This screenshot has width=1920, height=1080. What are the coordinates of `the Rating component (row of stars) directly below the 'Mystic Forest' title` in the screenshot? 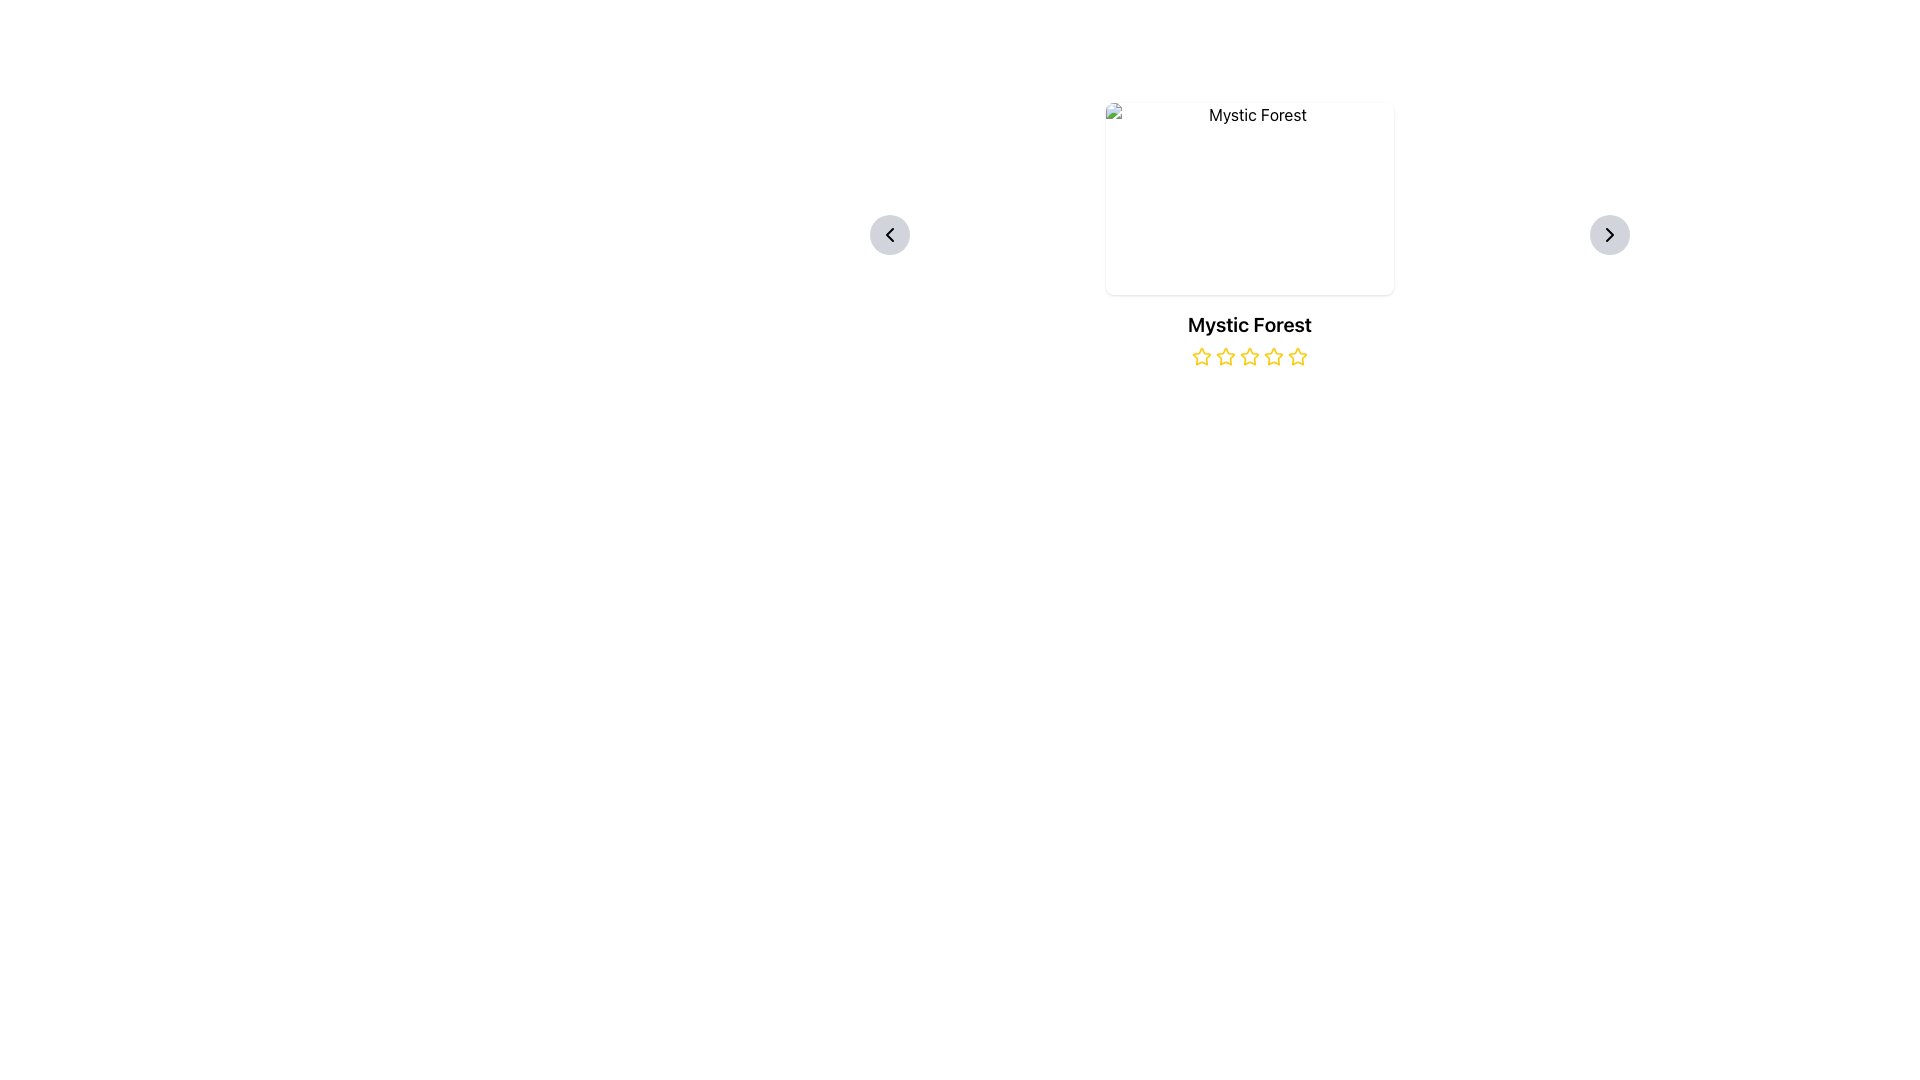 It's located at (1248, 356).